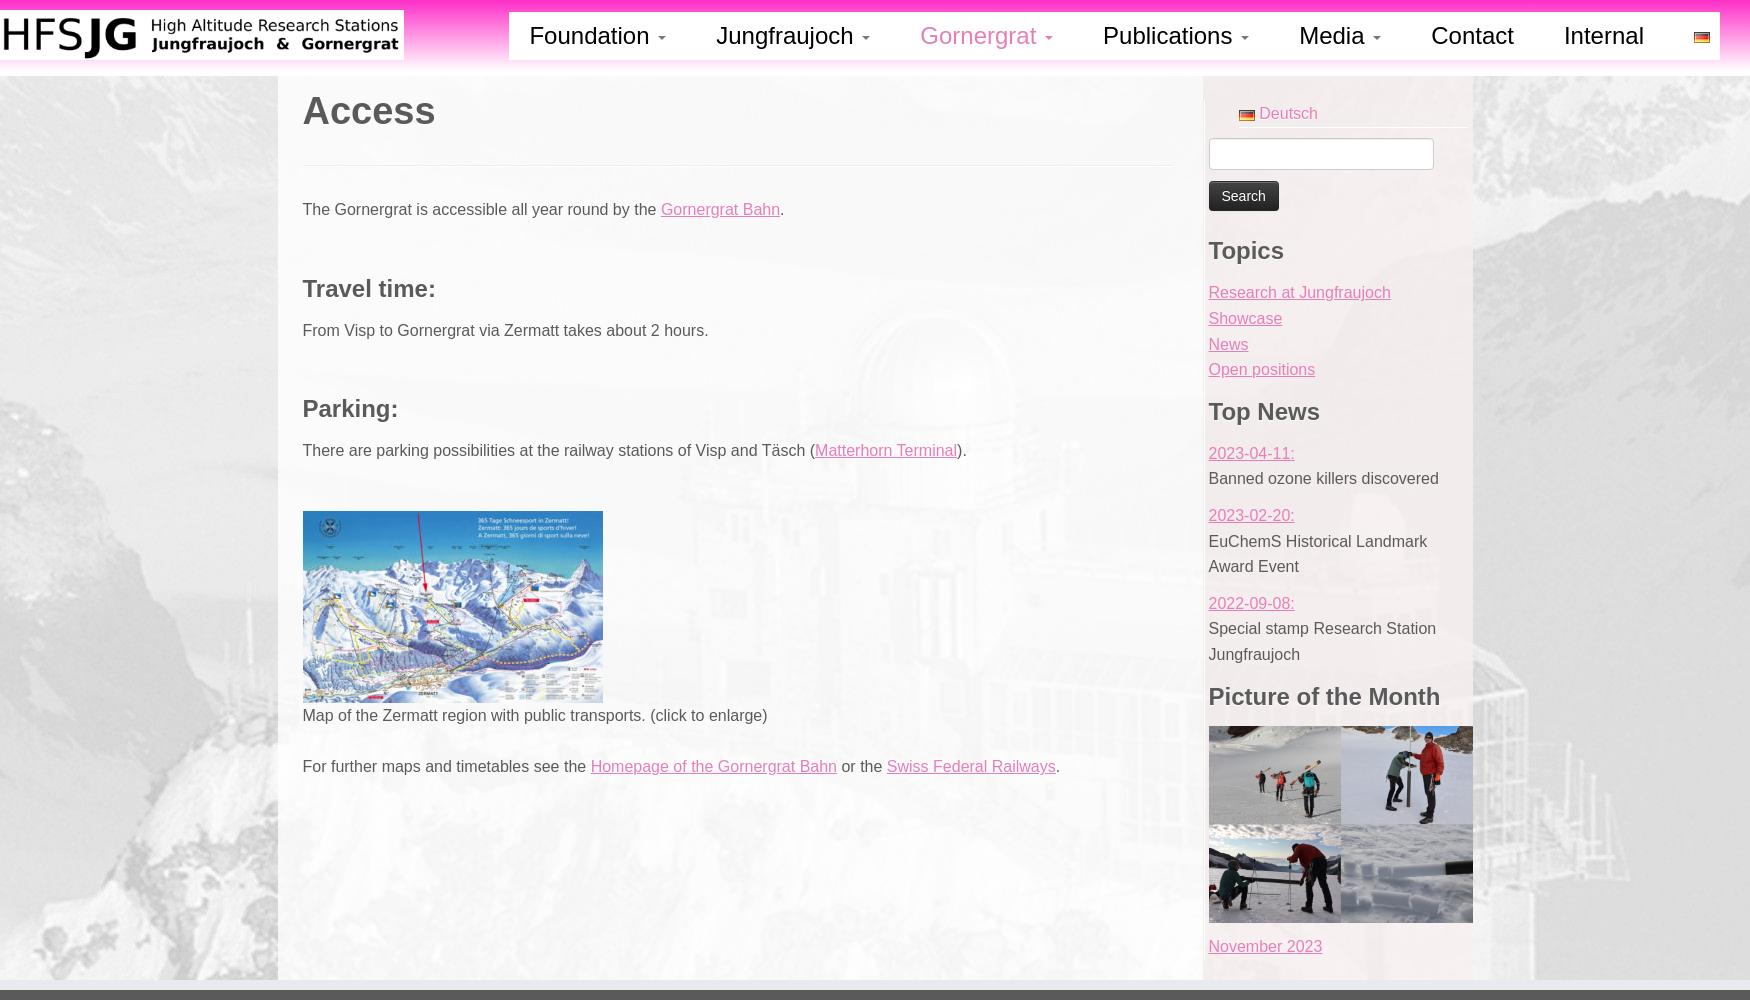 The width and height of the screenshot is (1750, 1000). What do you see at coordinates (658, 208) in the screenshot?
I see `'Gornergrat Bahn'` at bounding box center [658, 208].